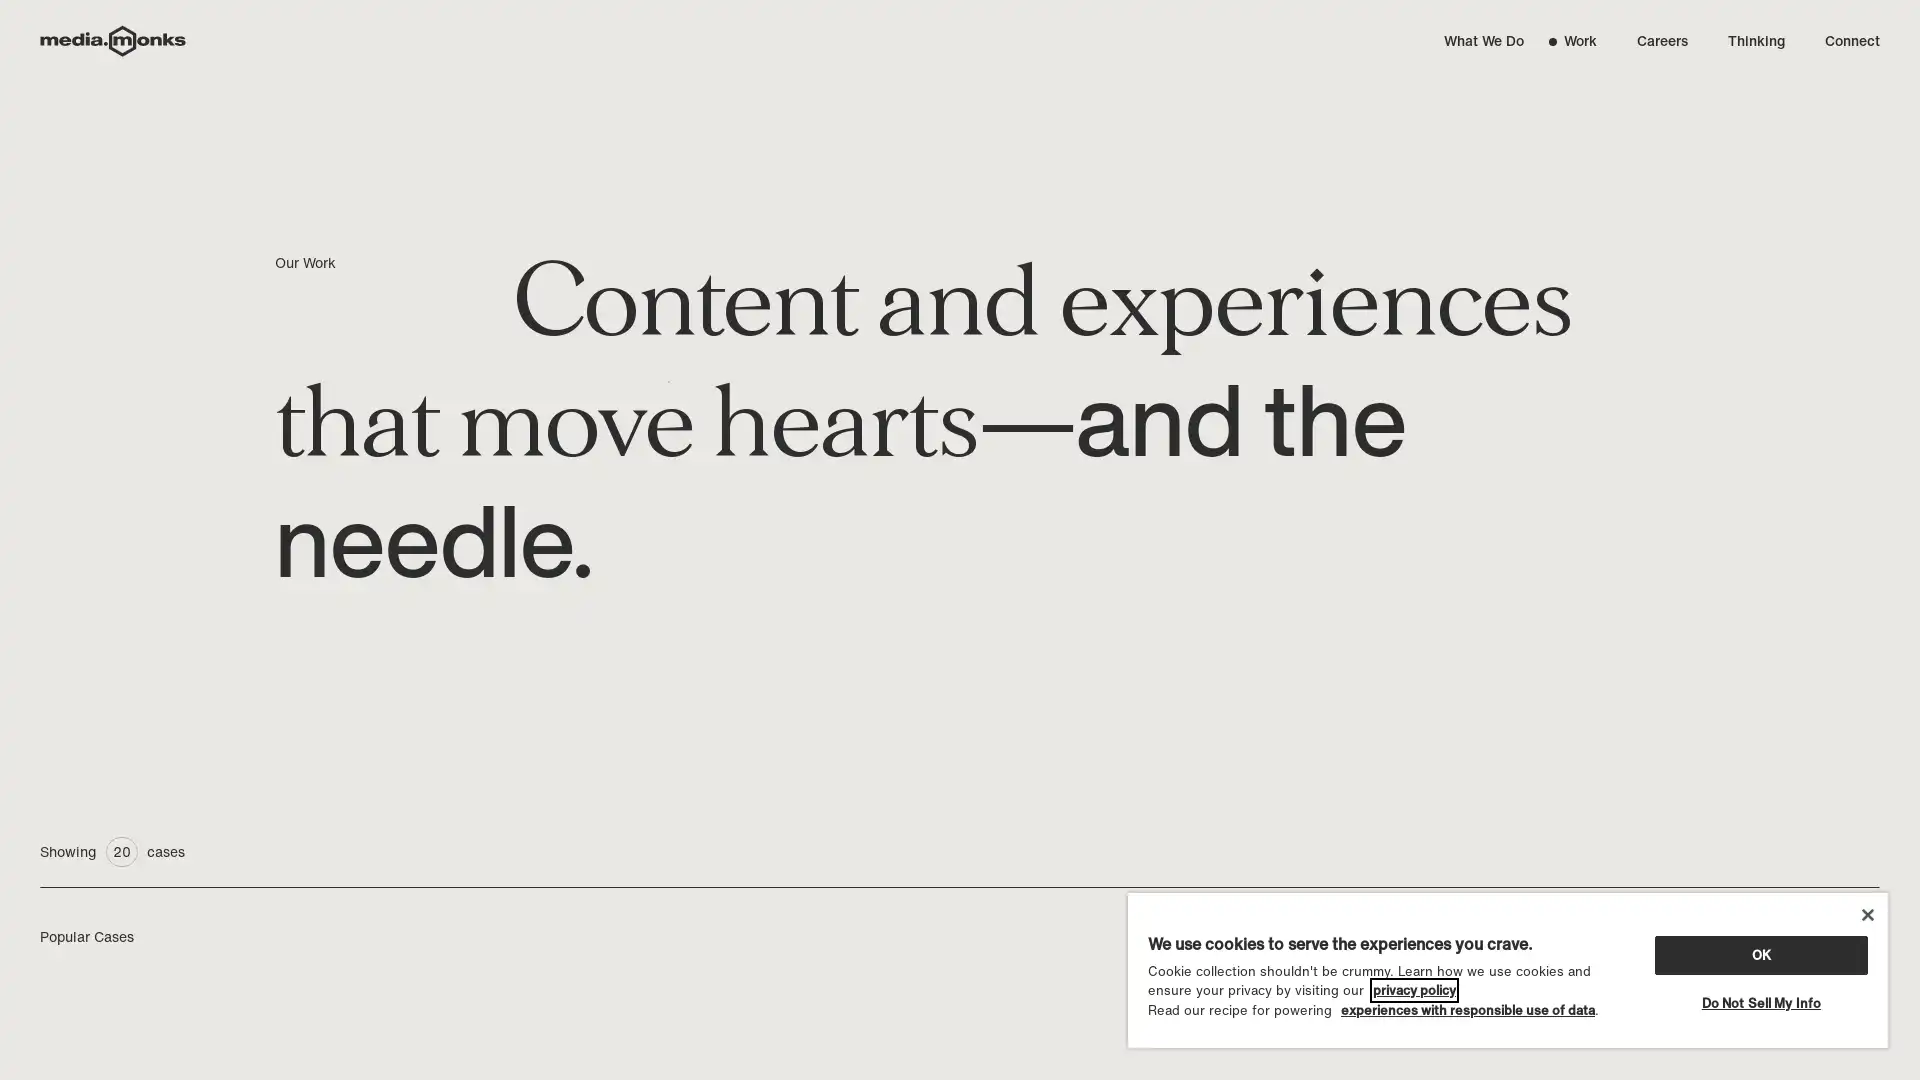  What do you see at coordinates (1760, 953) in the screenshot?
I see `OK` at bounding box center [1760, 953].